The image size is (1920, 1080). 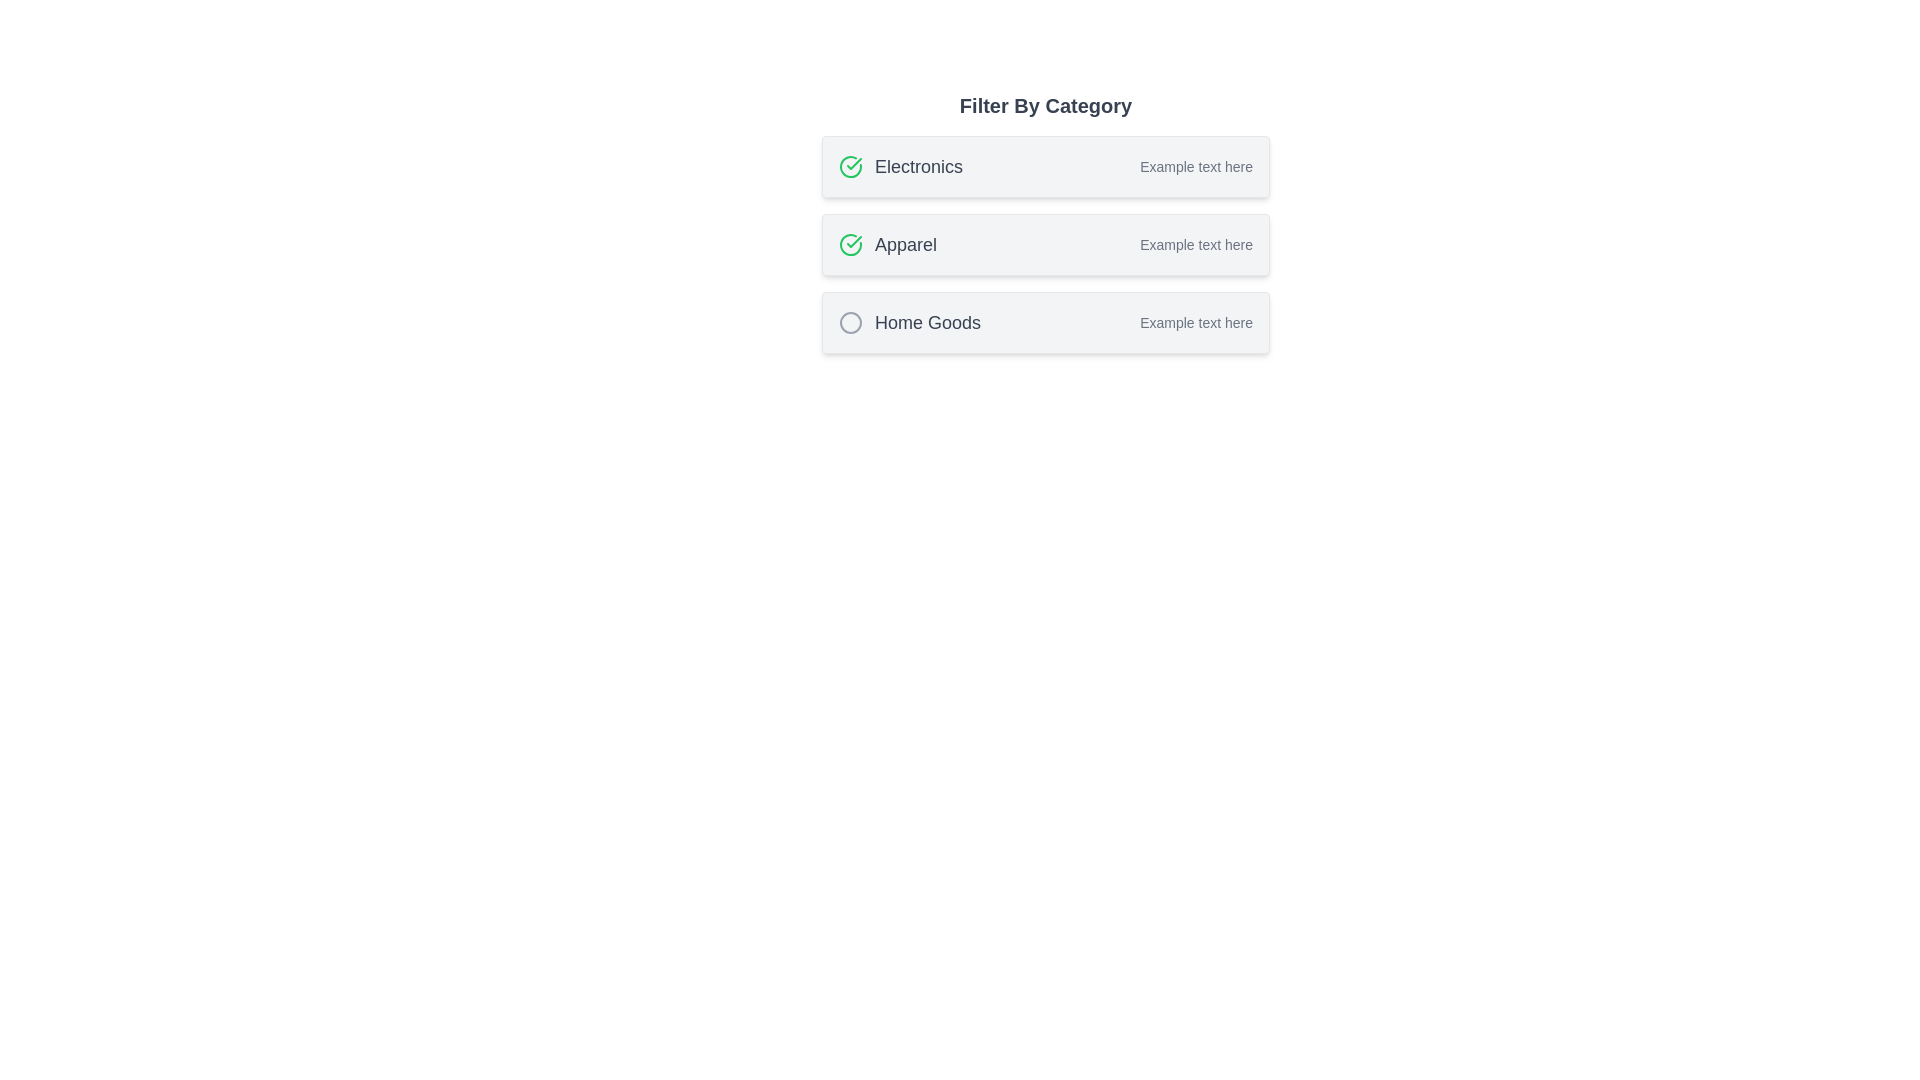 What do you see at coordinates (850, 165) in the screenshot?
I see `the status of the circular green graphic icon with a checkmark located in the second row of the categorized filter list, specifically in the 'Apparel' category entry, to the left of the text 'Apparel'` at bounding box center [850, 165].